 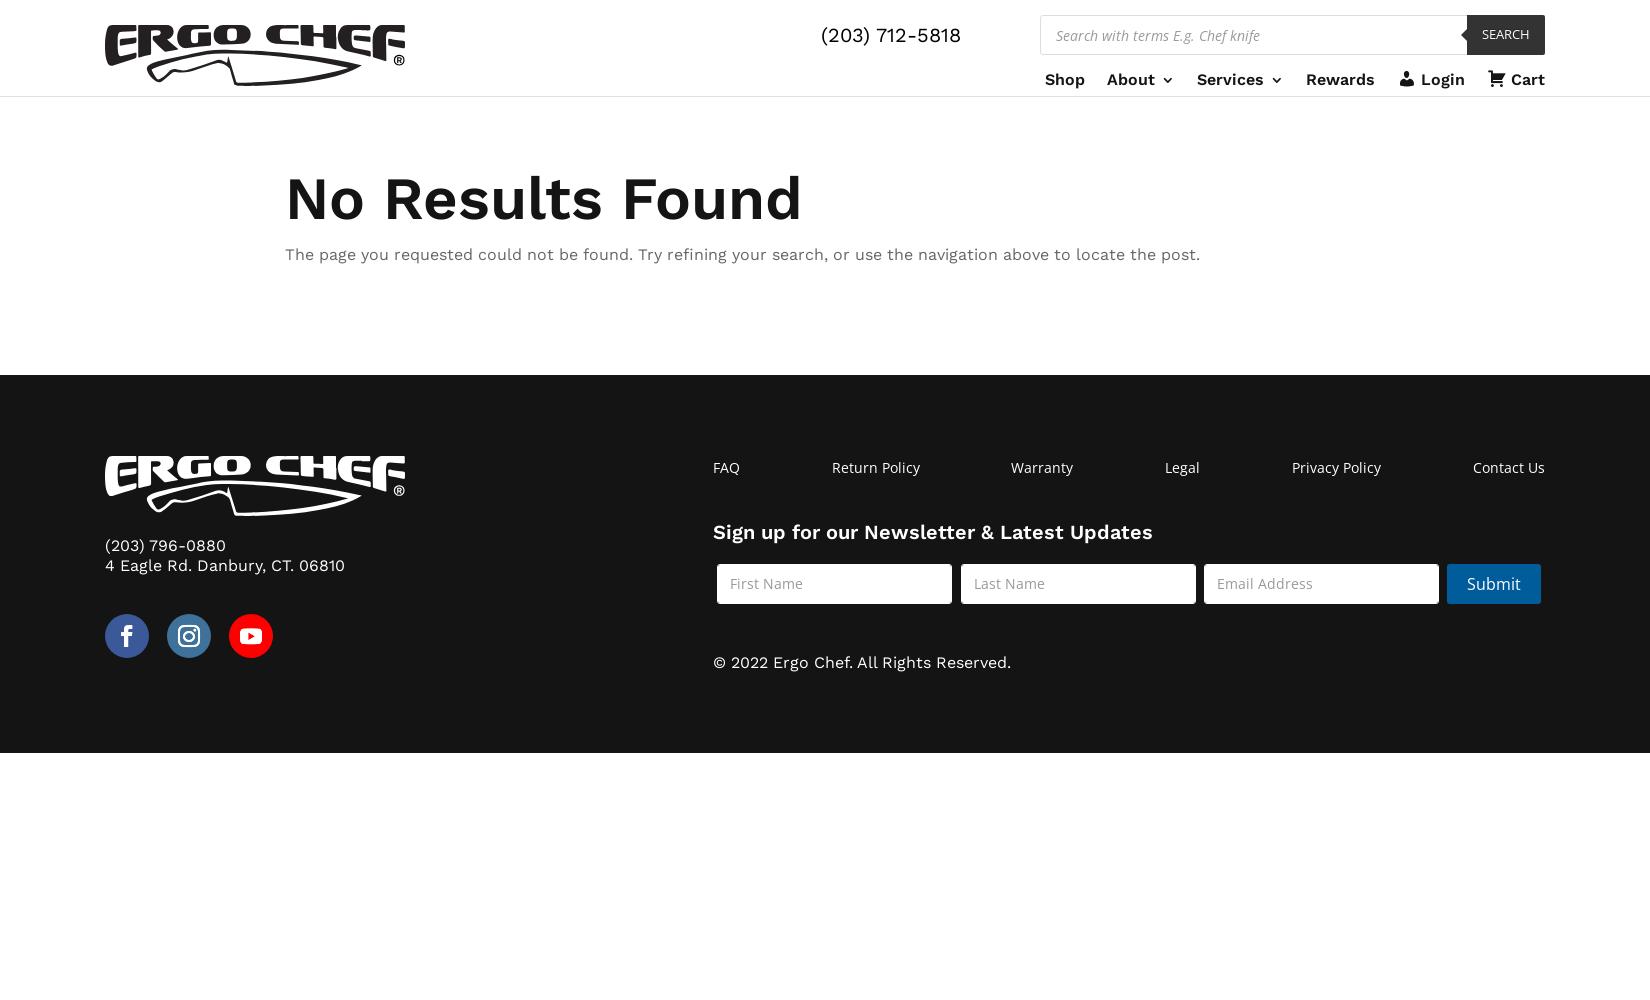 I want to click on 'Engraving Services', so click(x=1300, y=204).